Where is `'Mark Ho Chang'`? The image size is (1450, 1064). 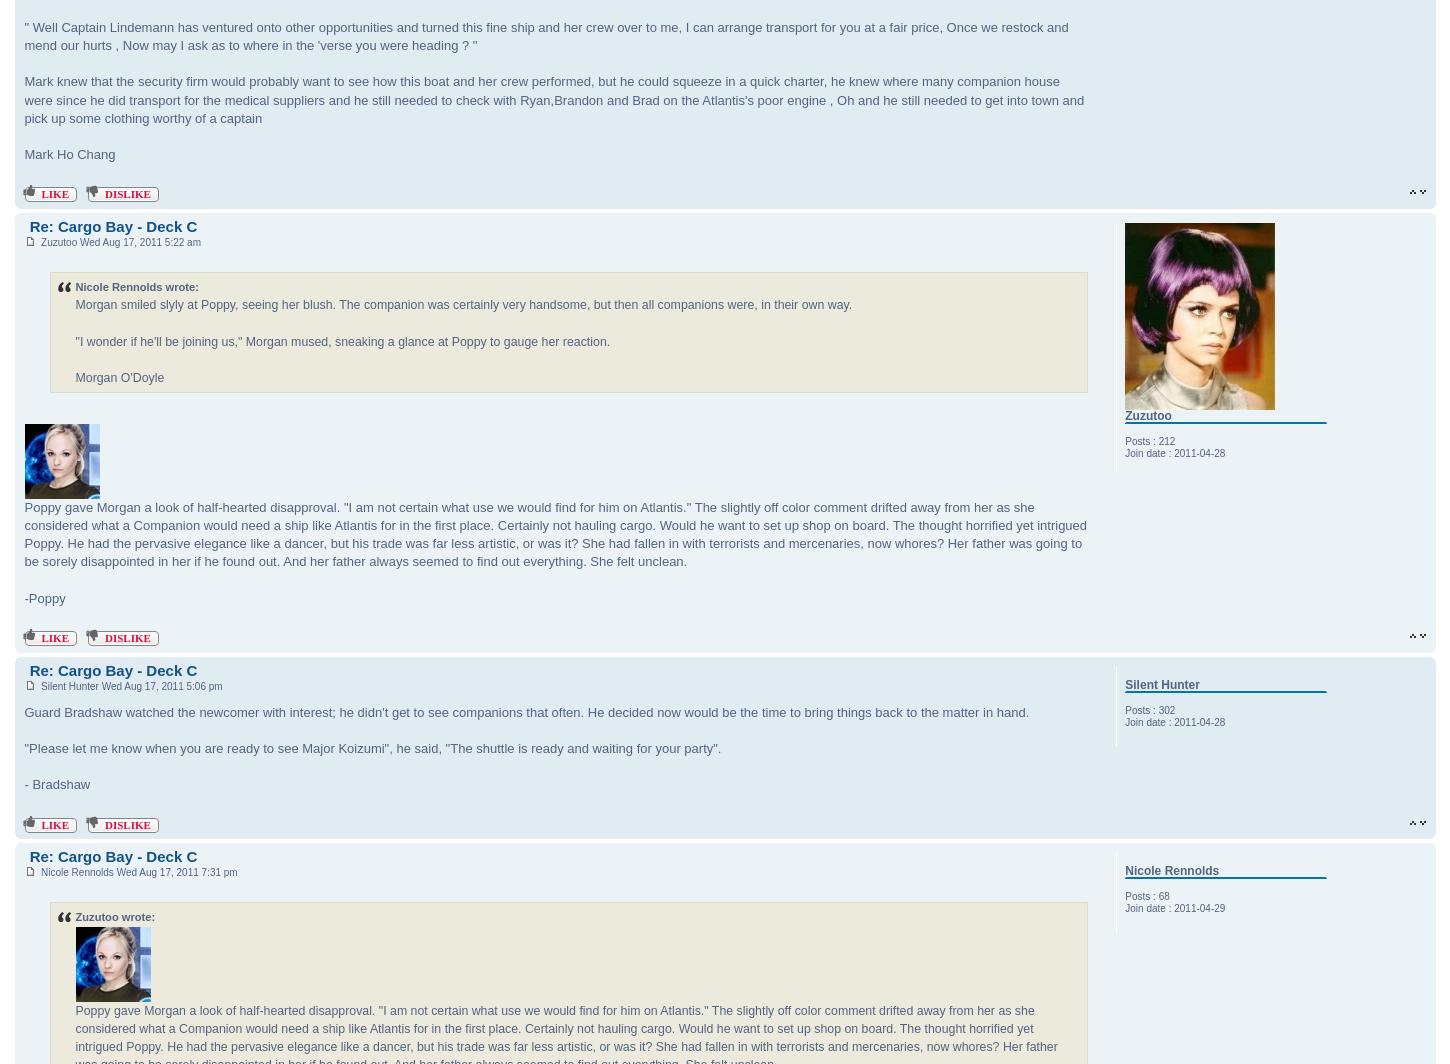
'Mark Ho Chang' is located at coordinates (69, 154).